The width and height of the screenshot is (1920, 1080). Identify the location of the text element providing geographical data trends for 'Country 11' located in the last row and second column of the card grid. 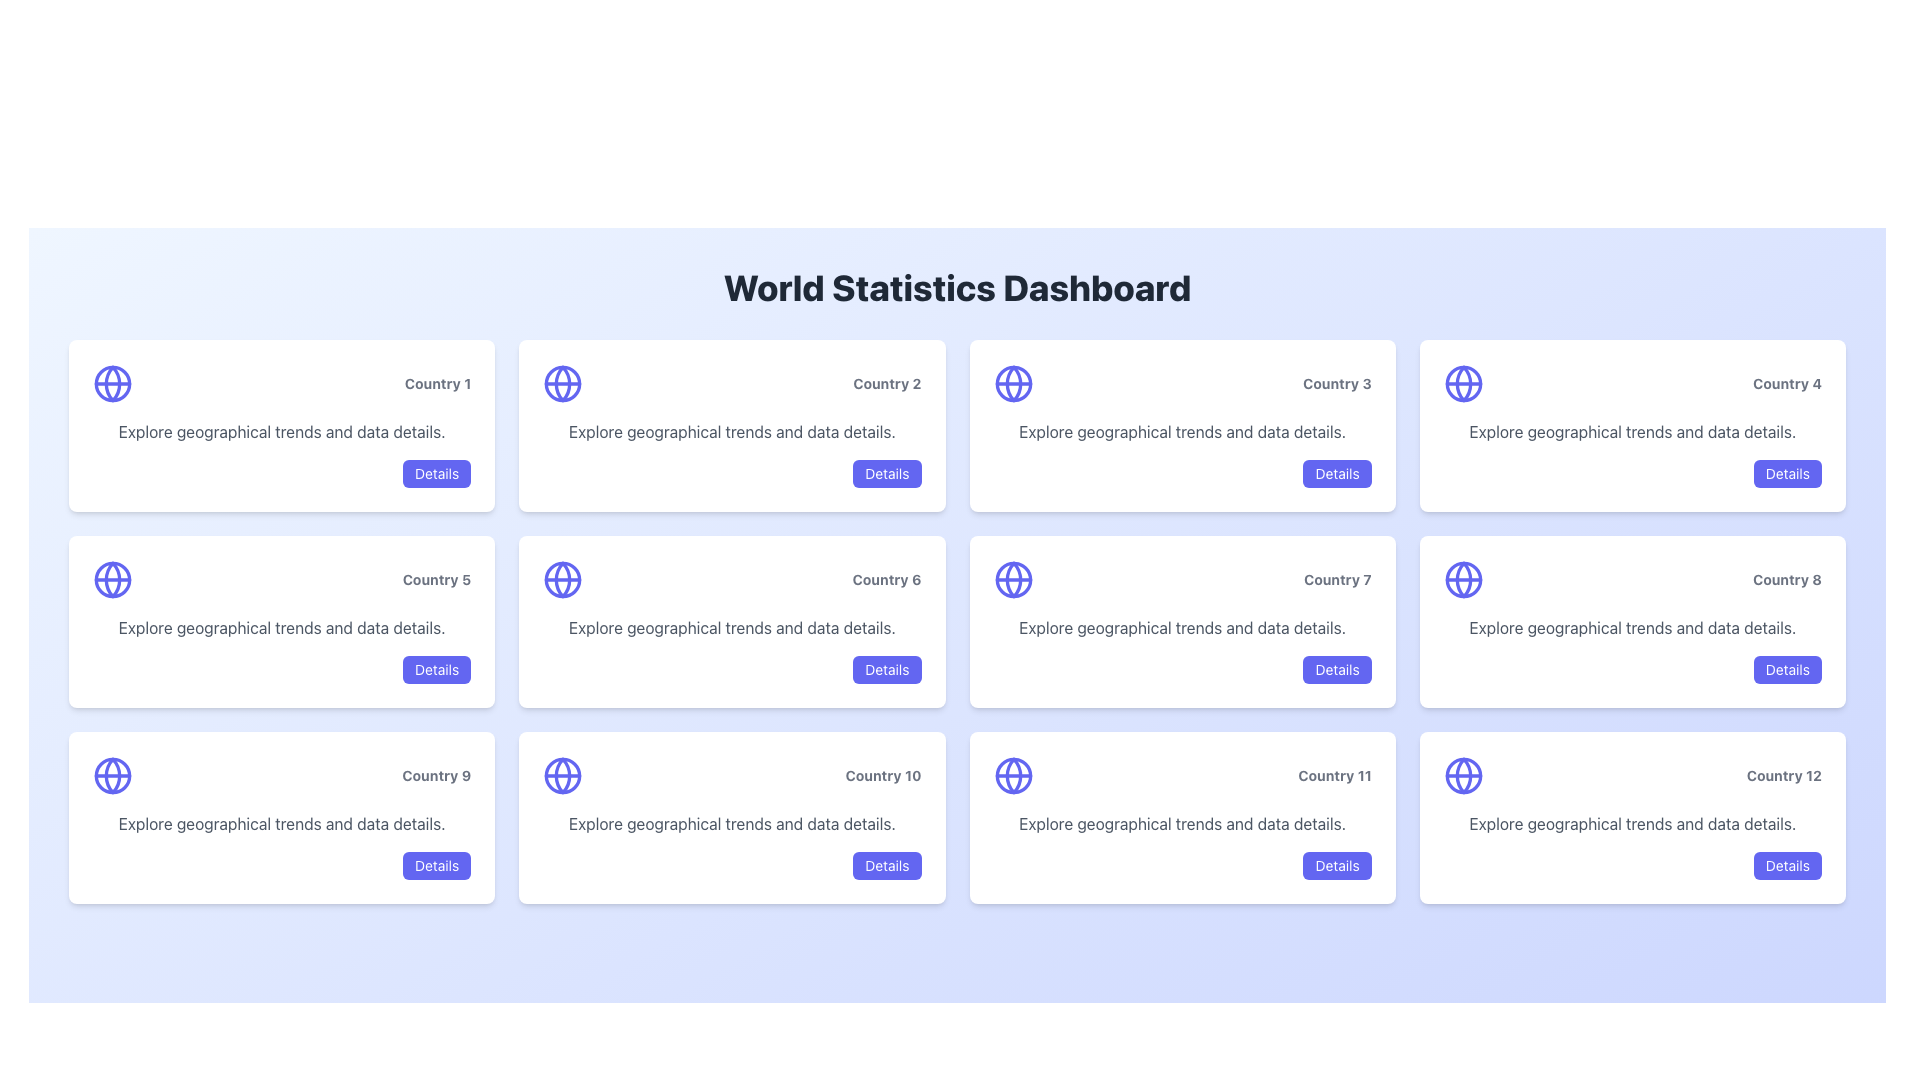
(1182, 824).